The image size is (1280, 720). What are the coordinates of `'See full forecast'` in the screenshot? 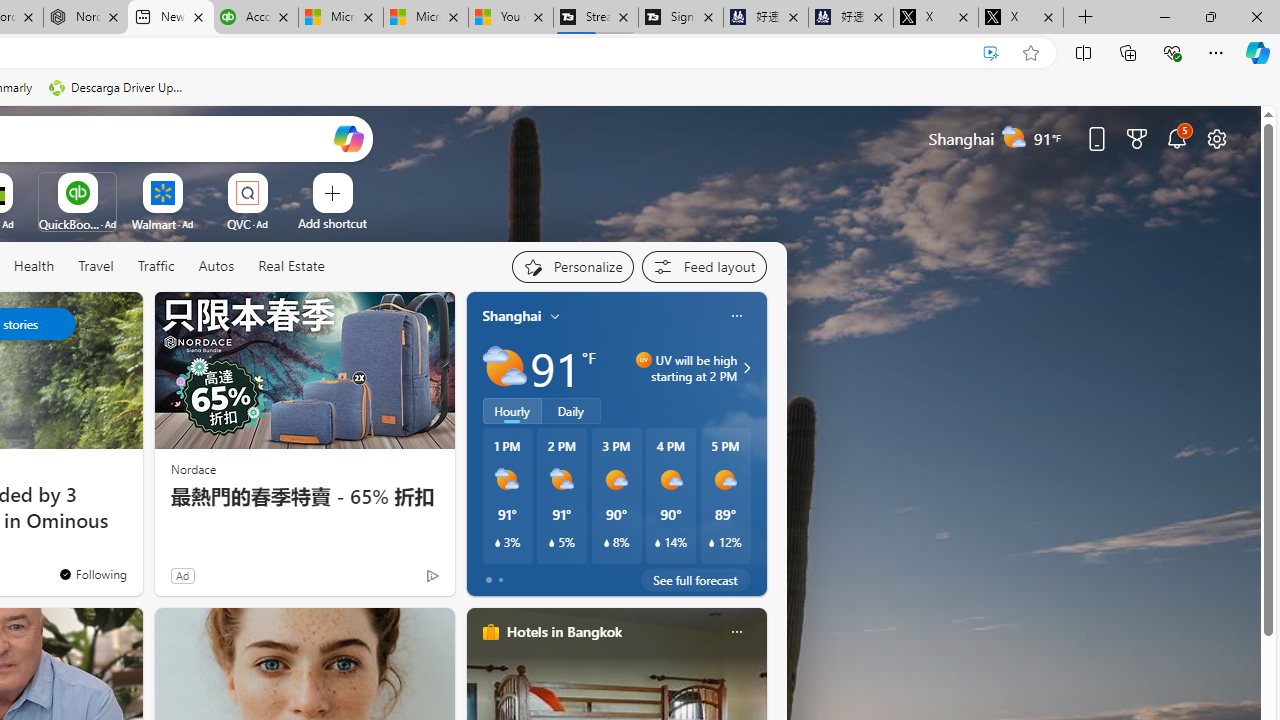 It's located at (695, 579).